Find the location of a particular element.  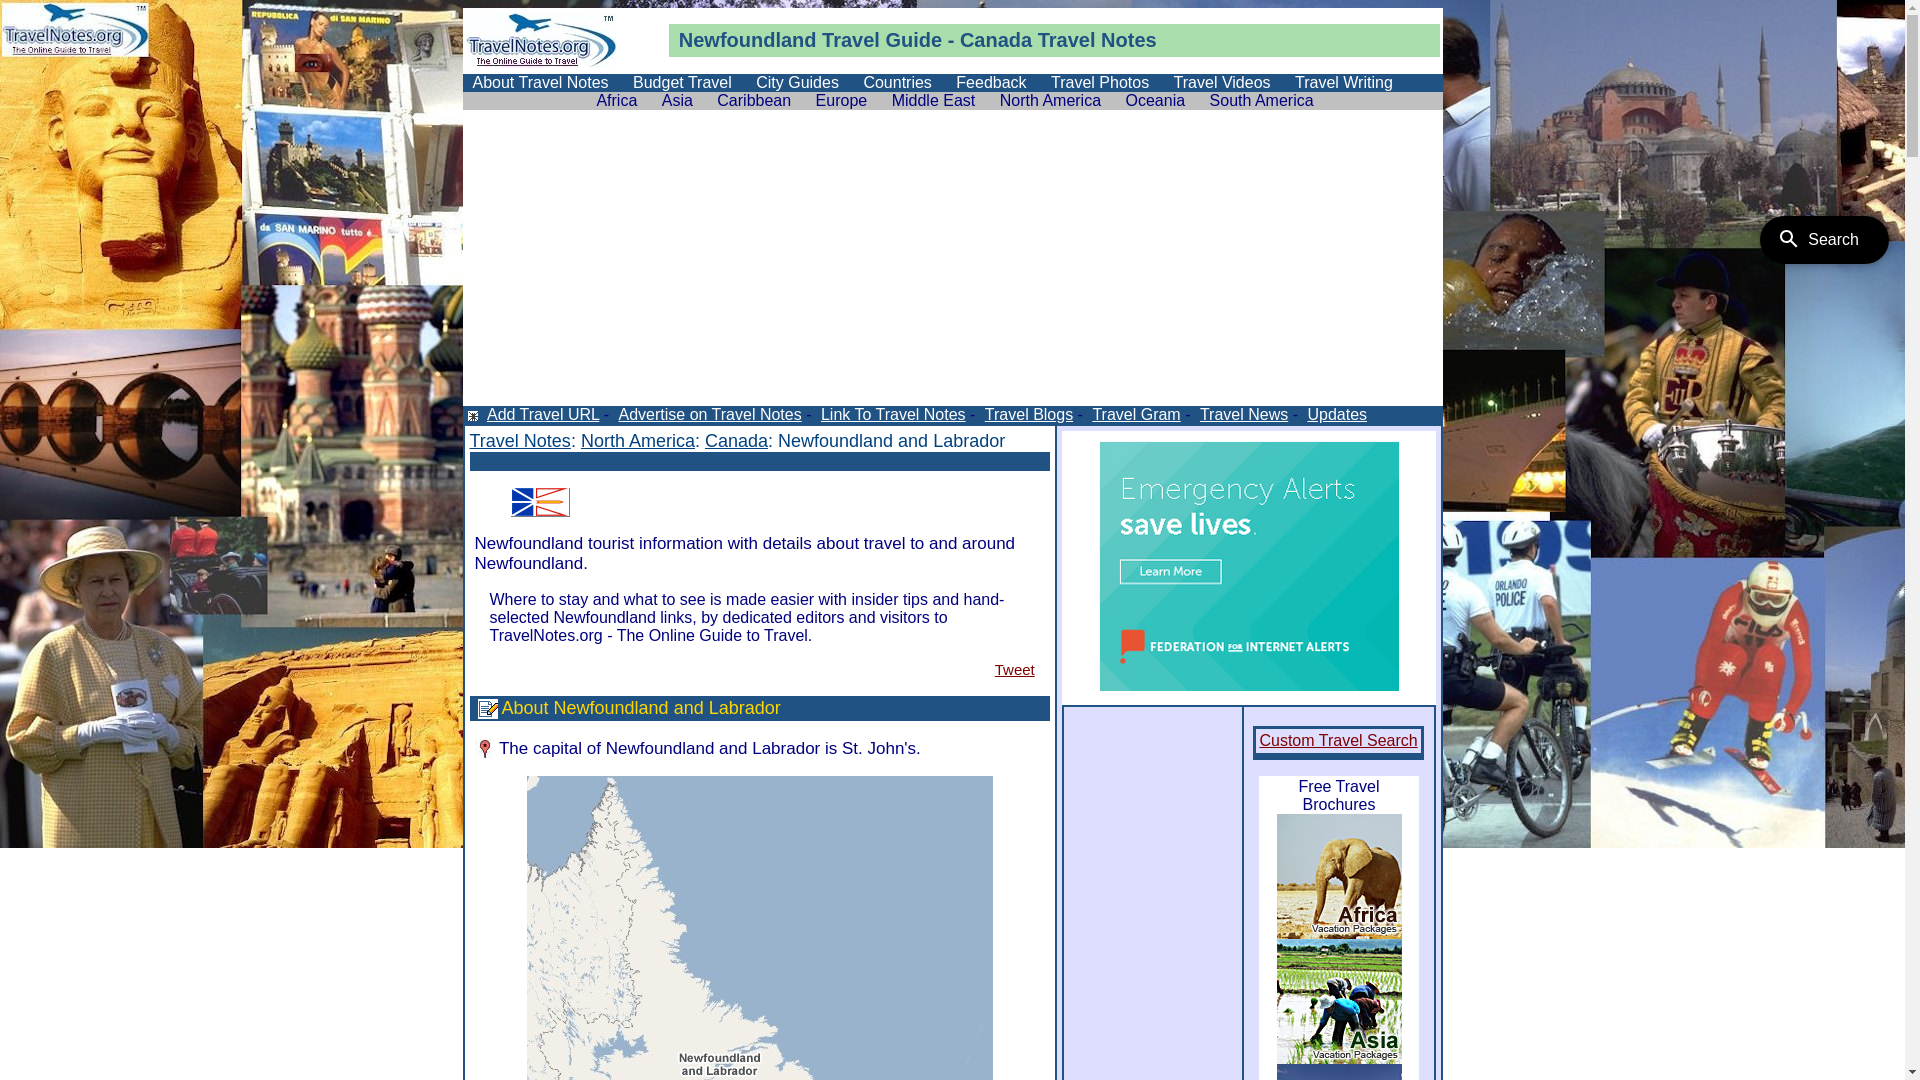

'Travel News' is located at coordinates (1241, 413).